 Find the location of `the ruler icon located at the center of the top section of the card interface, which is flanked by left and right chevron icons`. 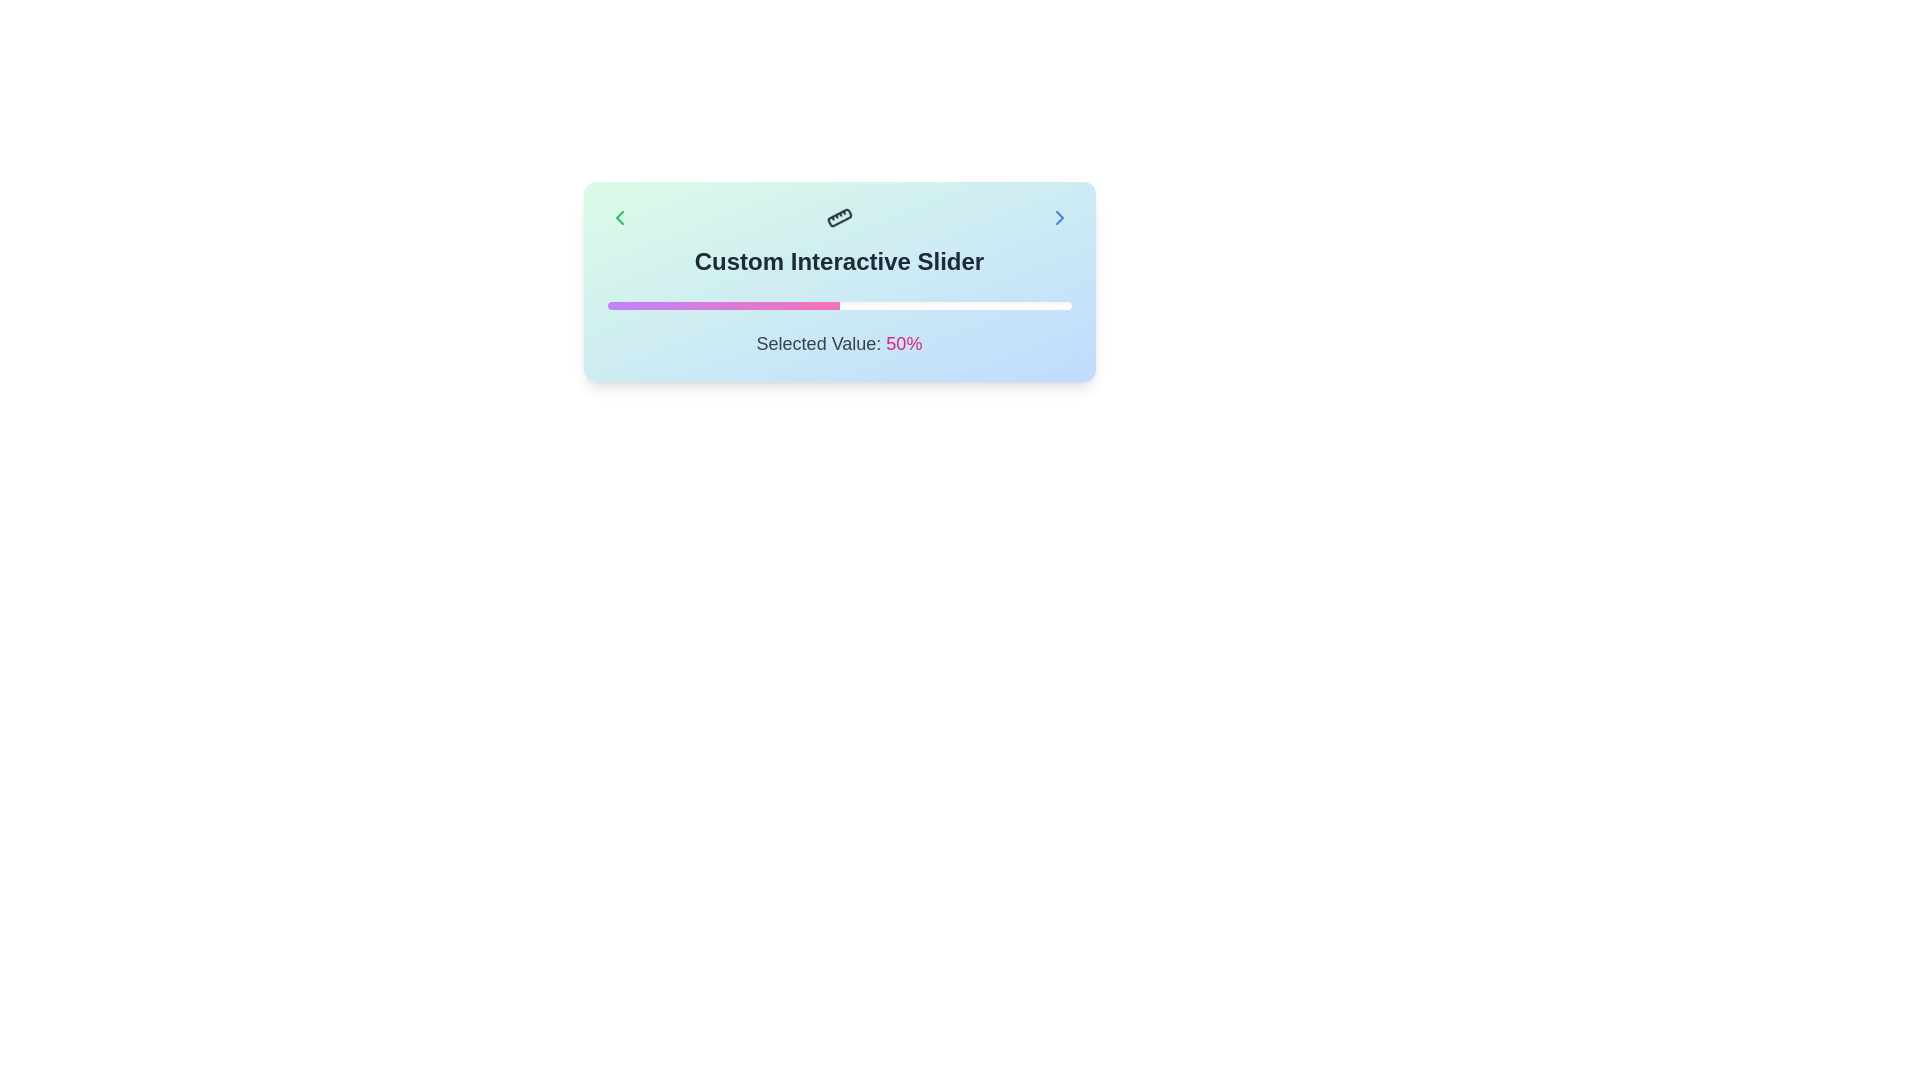

the ruler icon located at the center of the top section of the card interface, which is flanked by left and right chevron icons is located at coordinates (839, 218).